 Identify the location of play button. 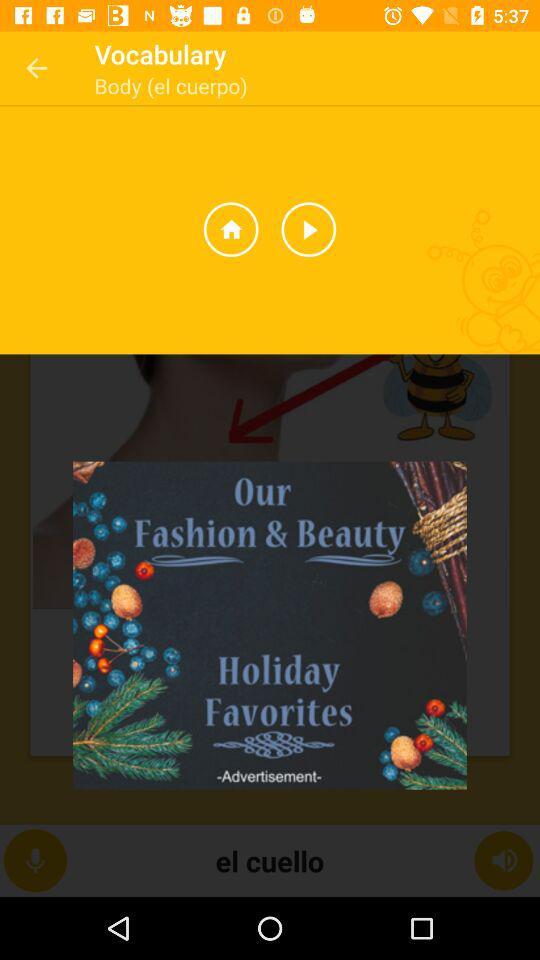
(308, 230).